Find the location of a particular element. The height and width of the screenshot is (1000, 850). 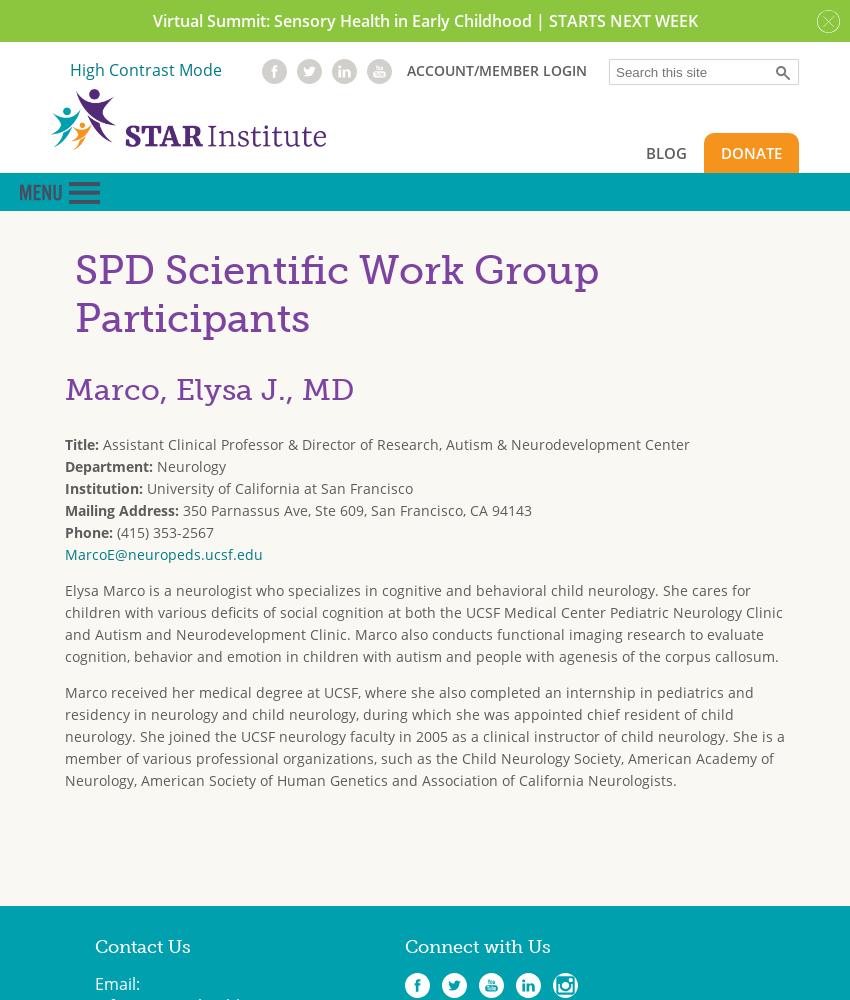

'Elysa Marco is a neurologist who specializes in cognitive and behavioral child neurology. She cares for children with various deficits of social cognition at both the UCSF Medical Center Pediatric Neurology Clinic and Autism and Neurodevelopment Clinic. Marco also conducts functional imaging research to evaluate cognition, behavior and emotion in children with autism and people with agenesis of the corpus callosum.' is located at coordinates (423, 621).